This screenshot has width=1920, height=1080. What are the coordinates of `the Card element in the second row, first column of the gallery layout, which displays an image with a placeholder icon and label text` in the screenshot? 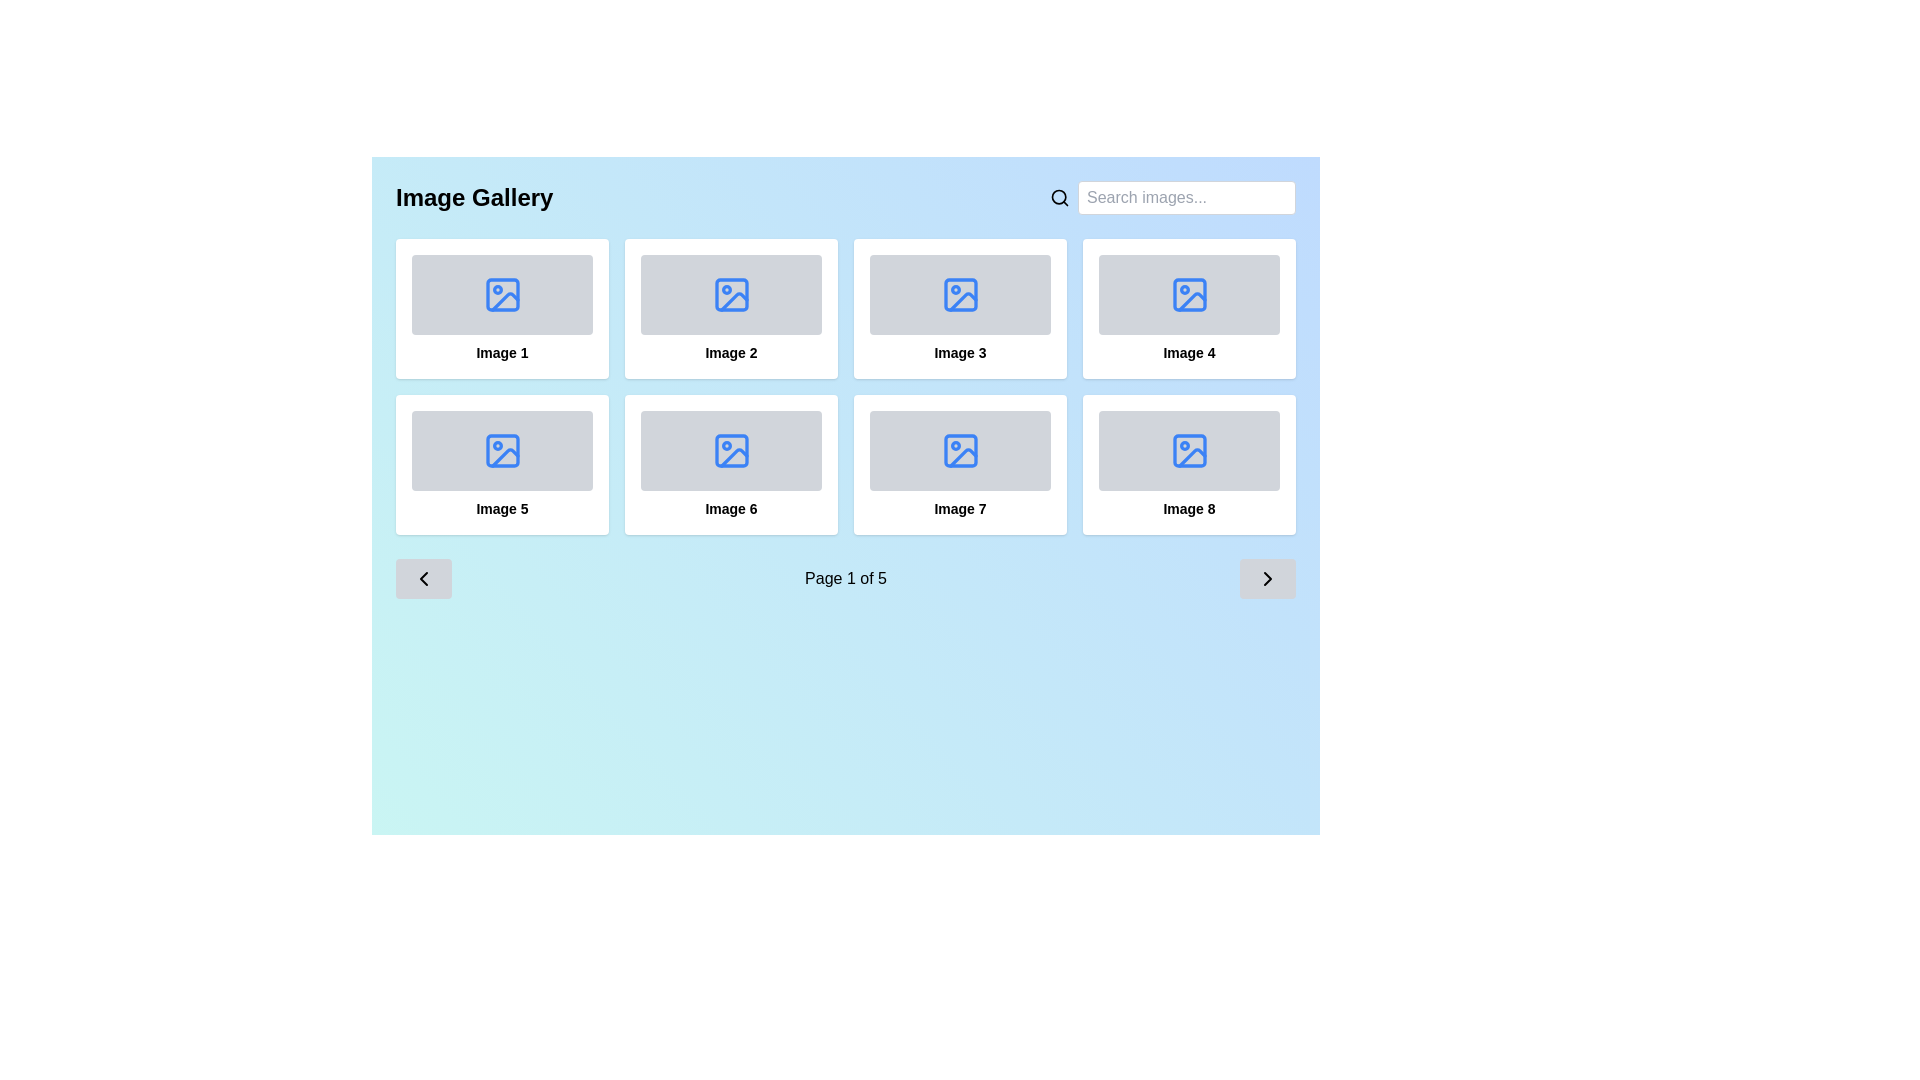 It's located at (502, 465).